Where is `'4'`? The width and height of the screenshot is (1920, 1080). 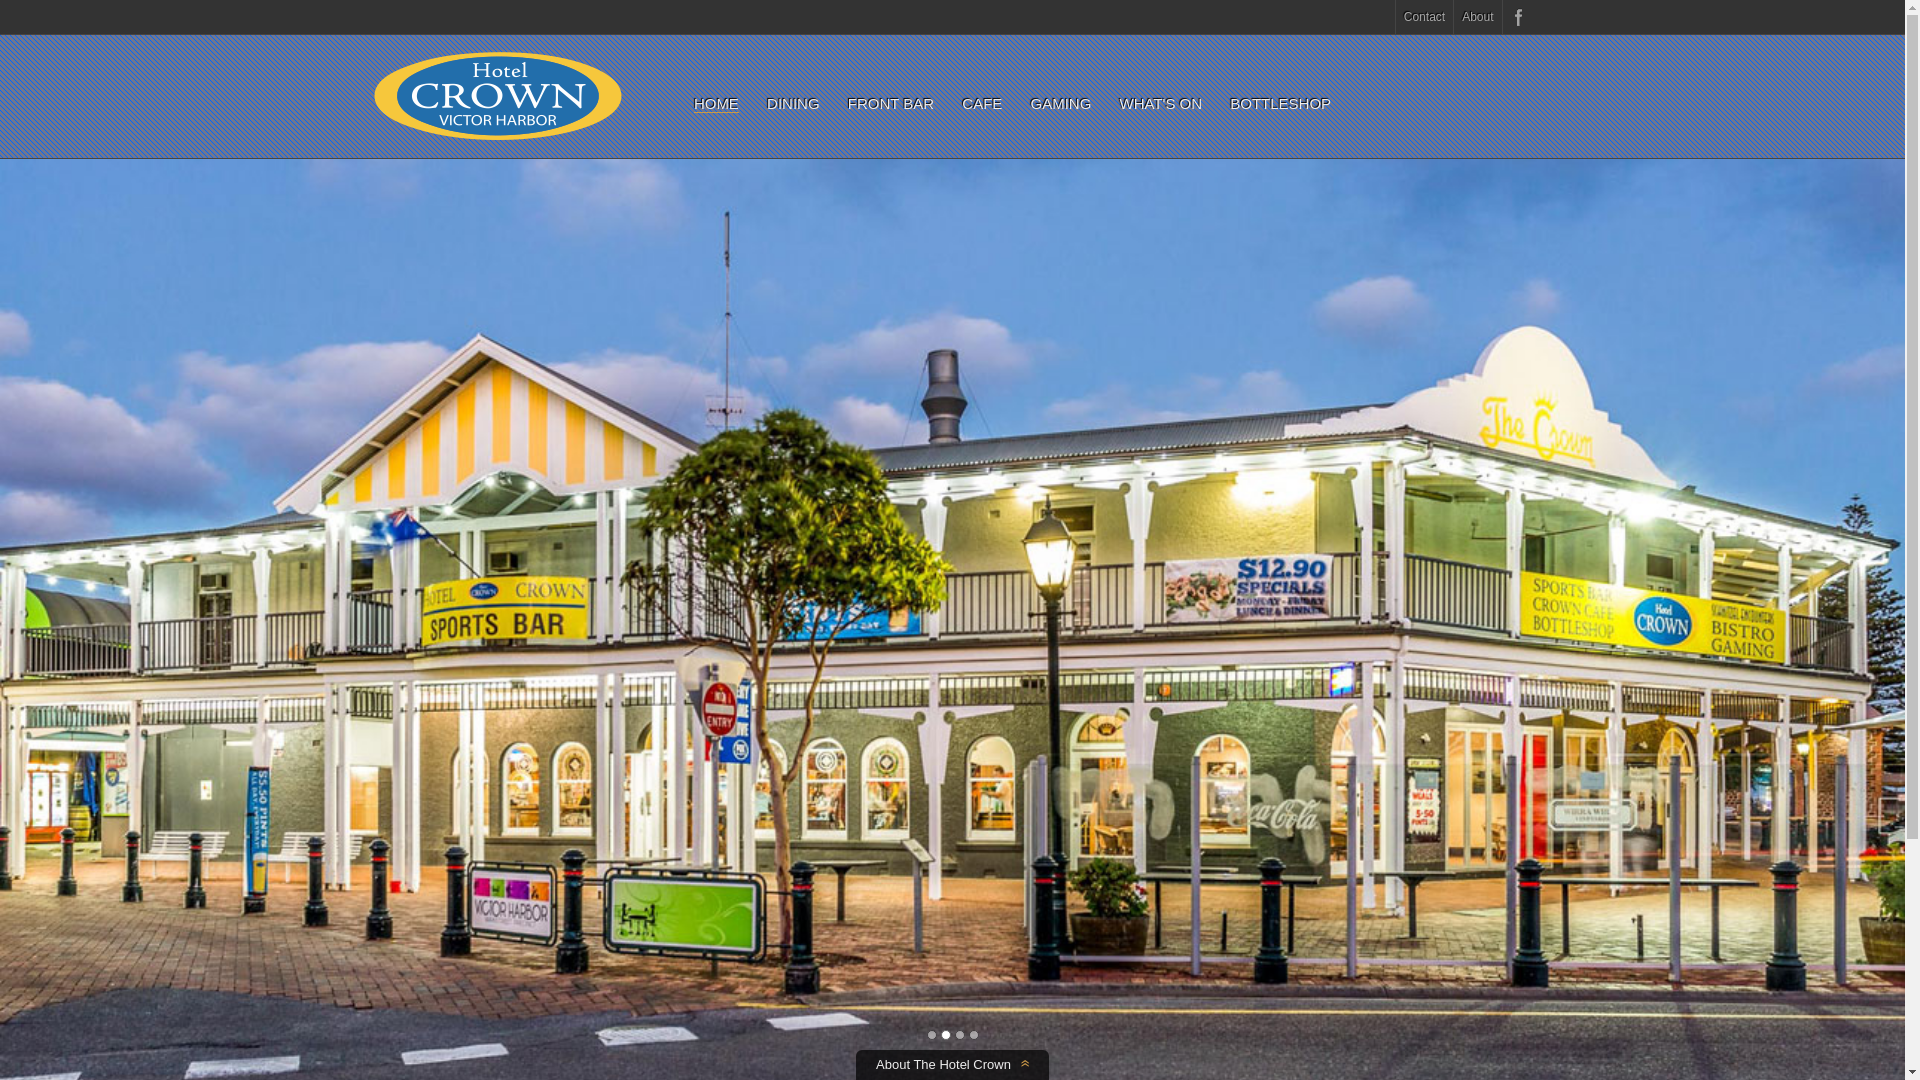 '4' is located at coordinates (968, 1034).